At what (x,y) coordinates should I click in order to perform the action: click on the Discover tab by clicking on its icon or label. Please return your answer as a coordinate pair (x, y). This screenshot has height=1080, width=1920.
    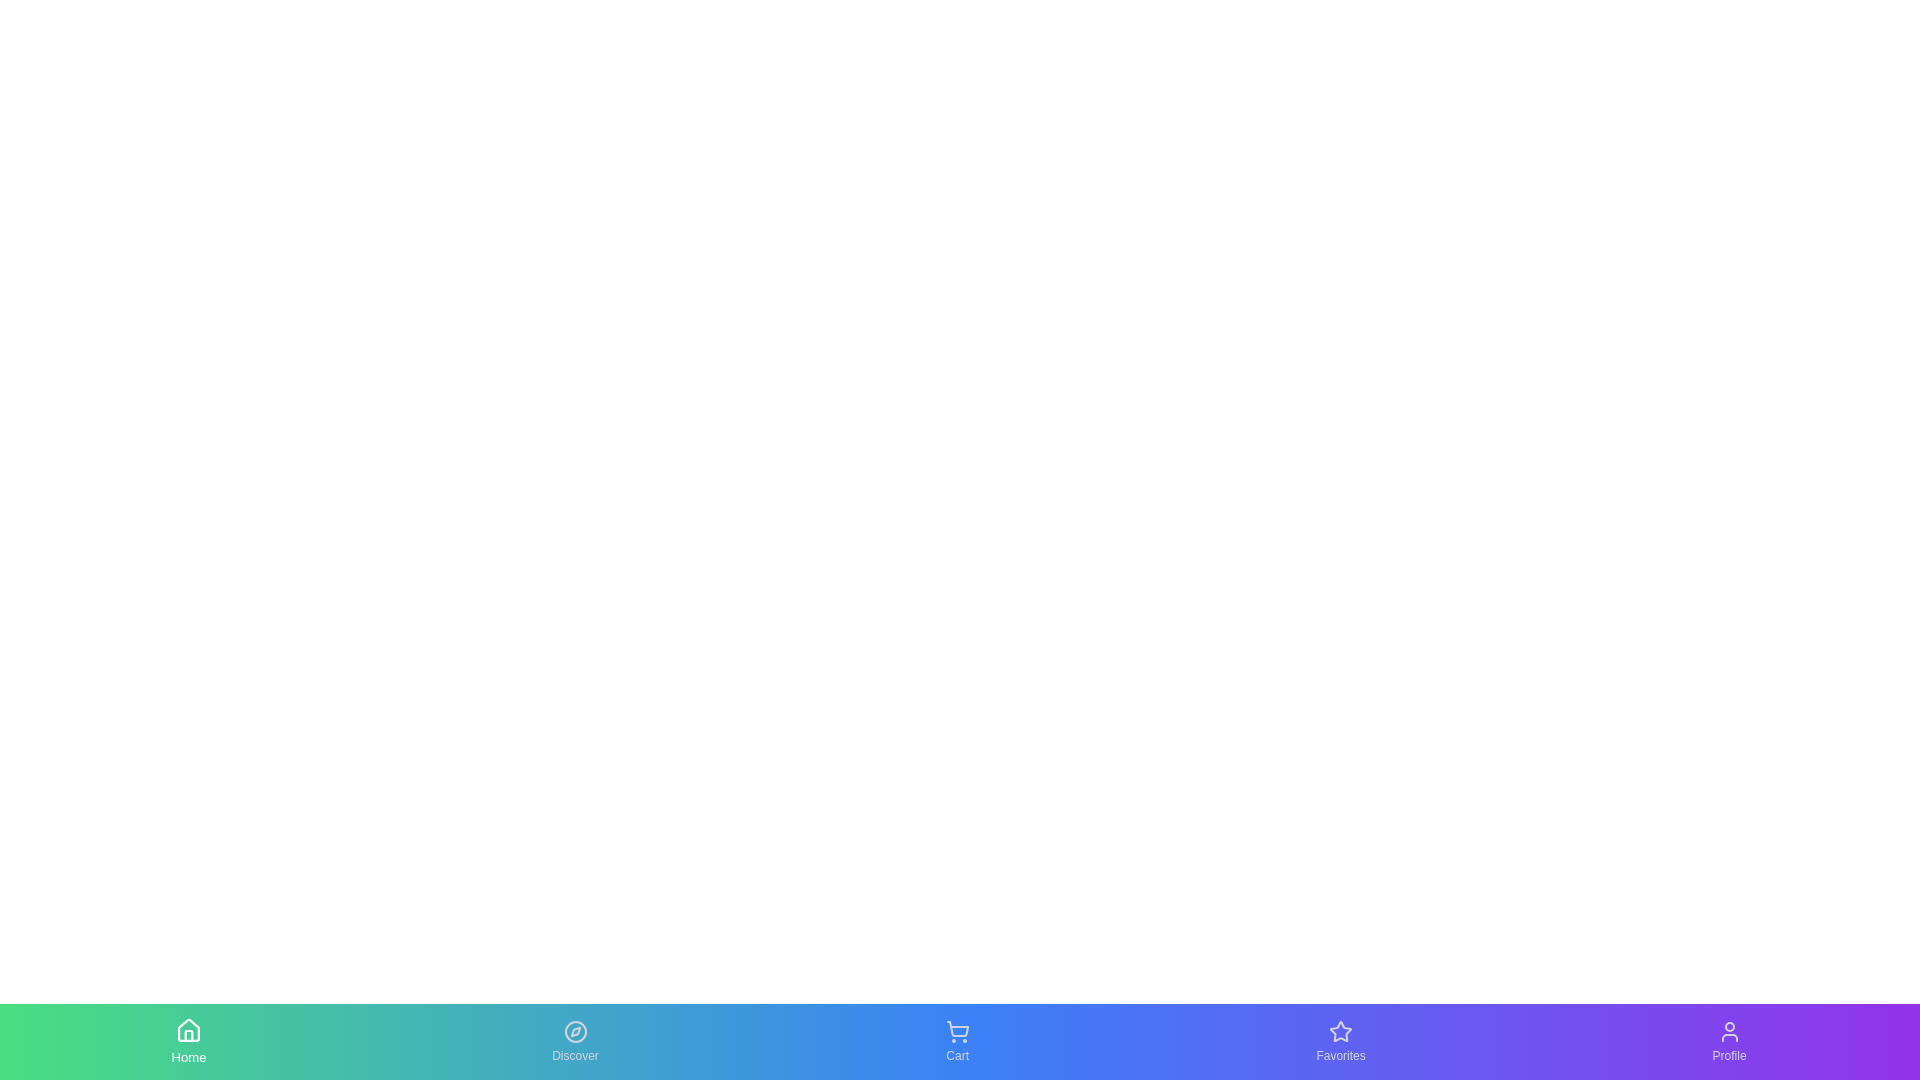
    Looking at the image, I should click on (574, 1040).